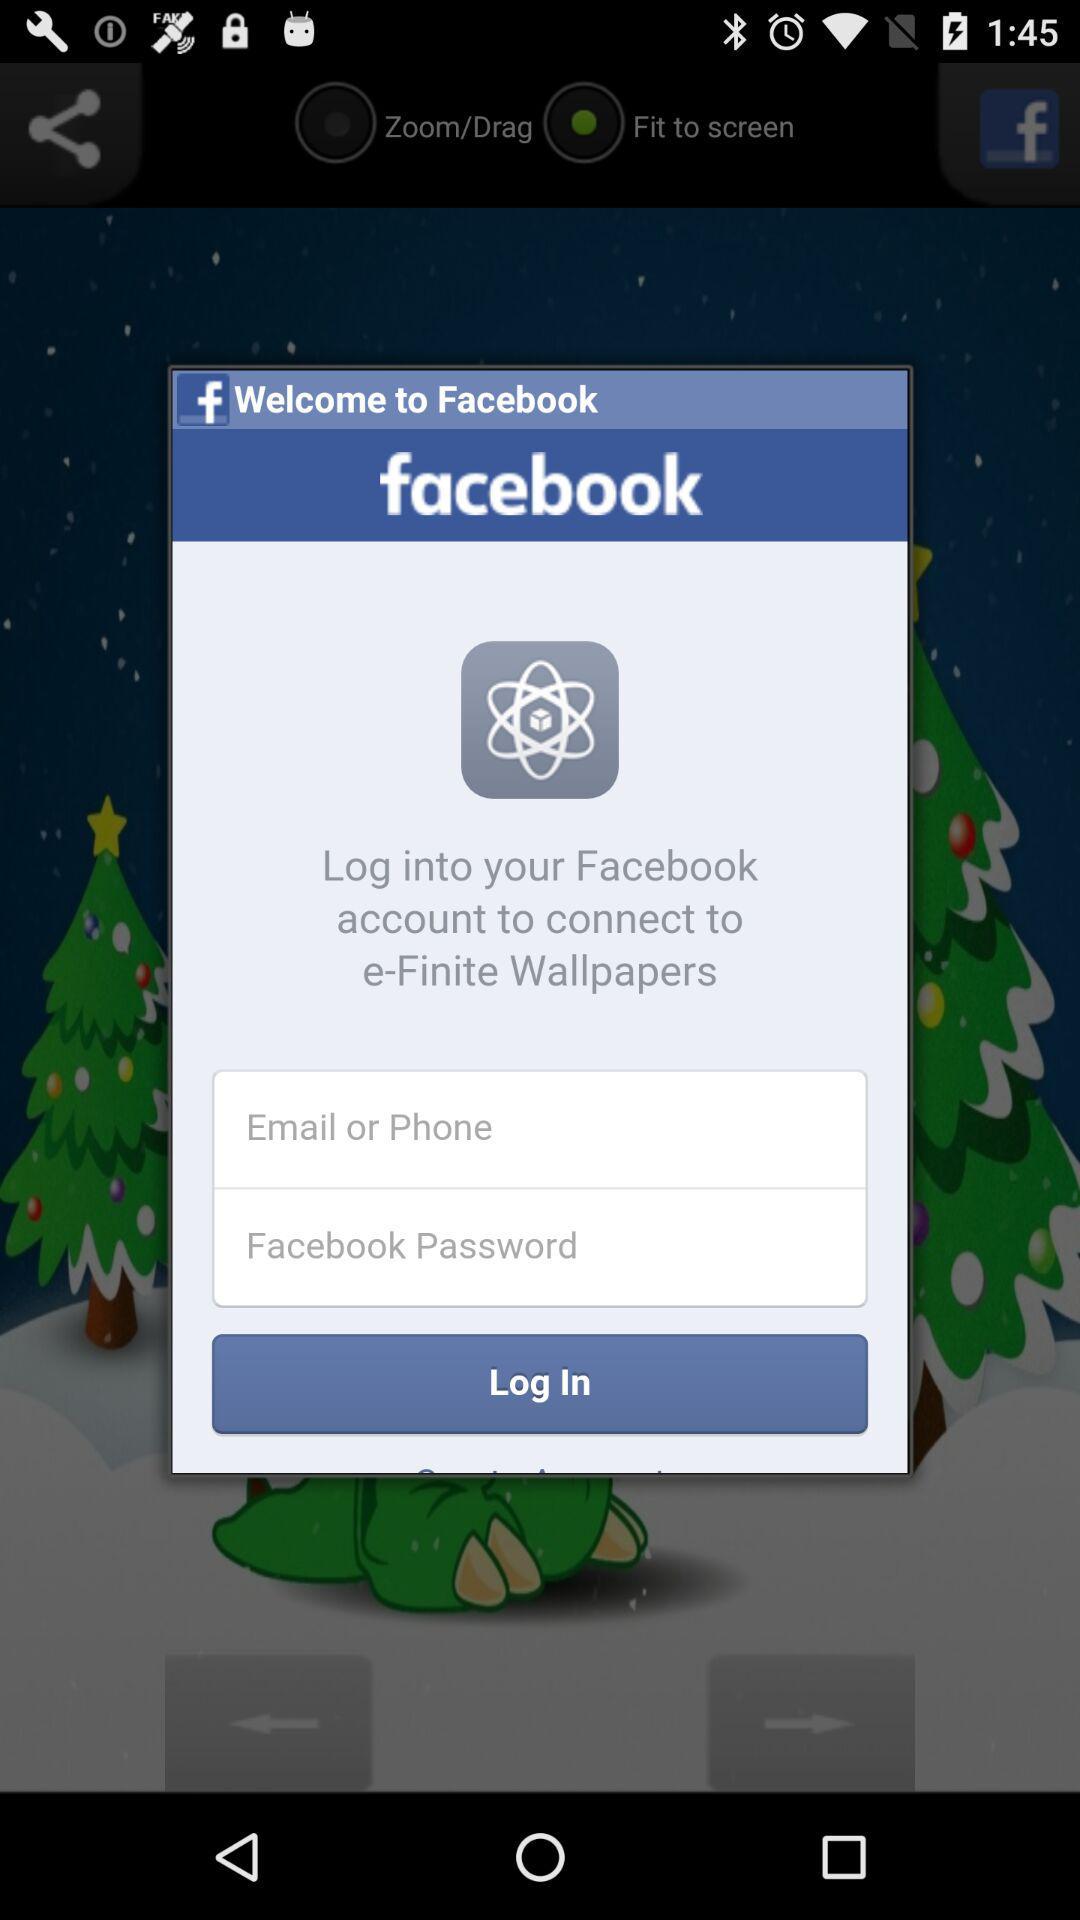  Describe the element at coordinates (540, 949) in the screenshot. I see `facebook log in` at that location.